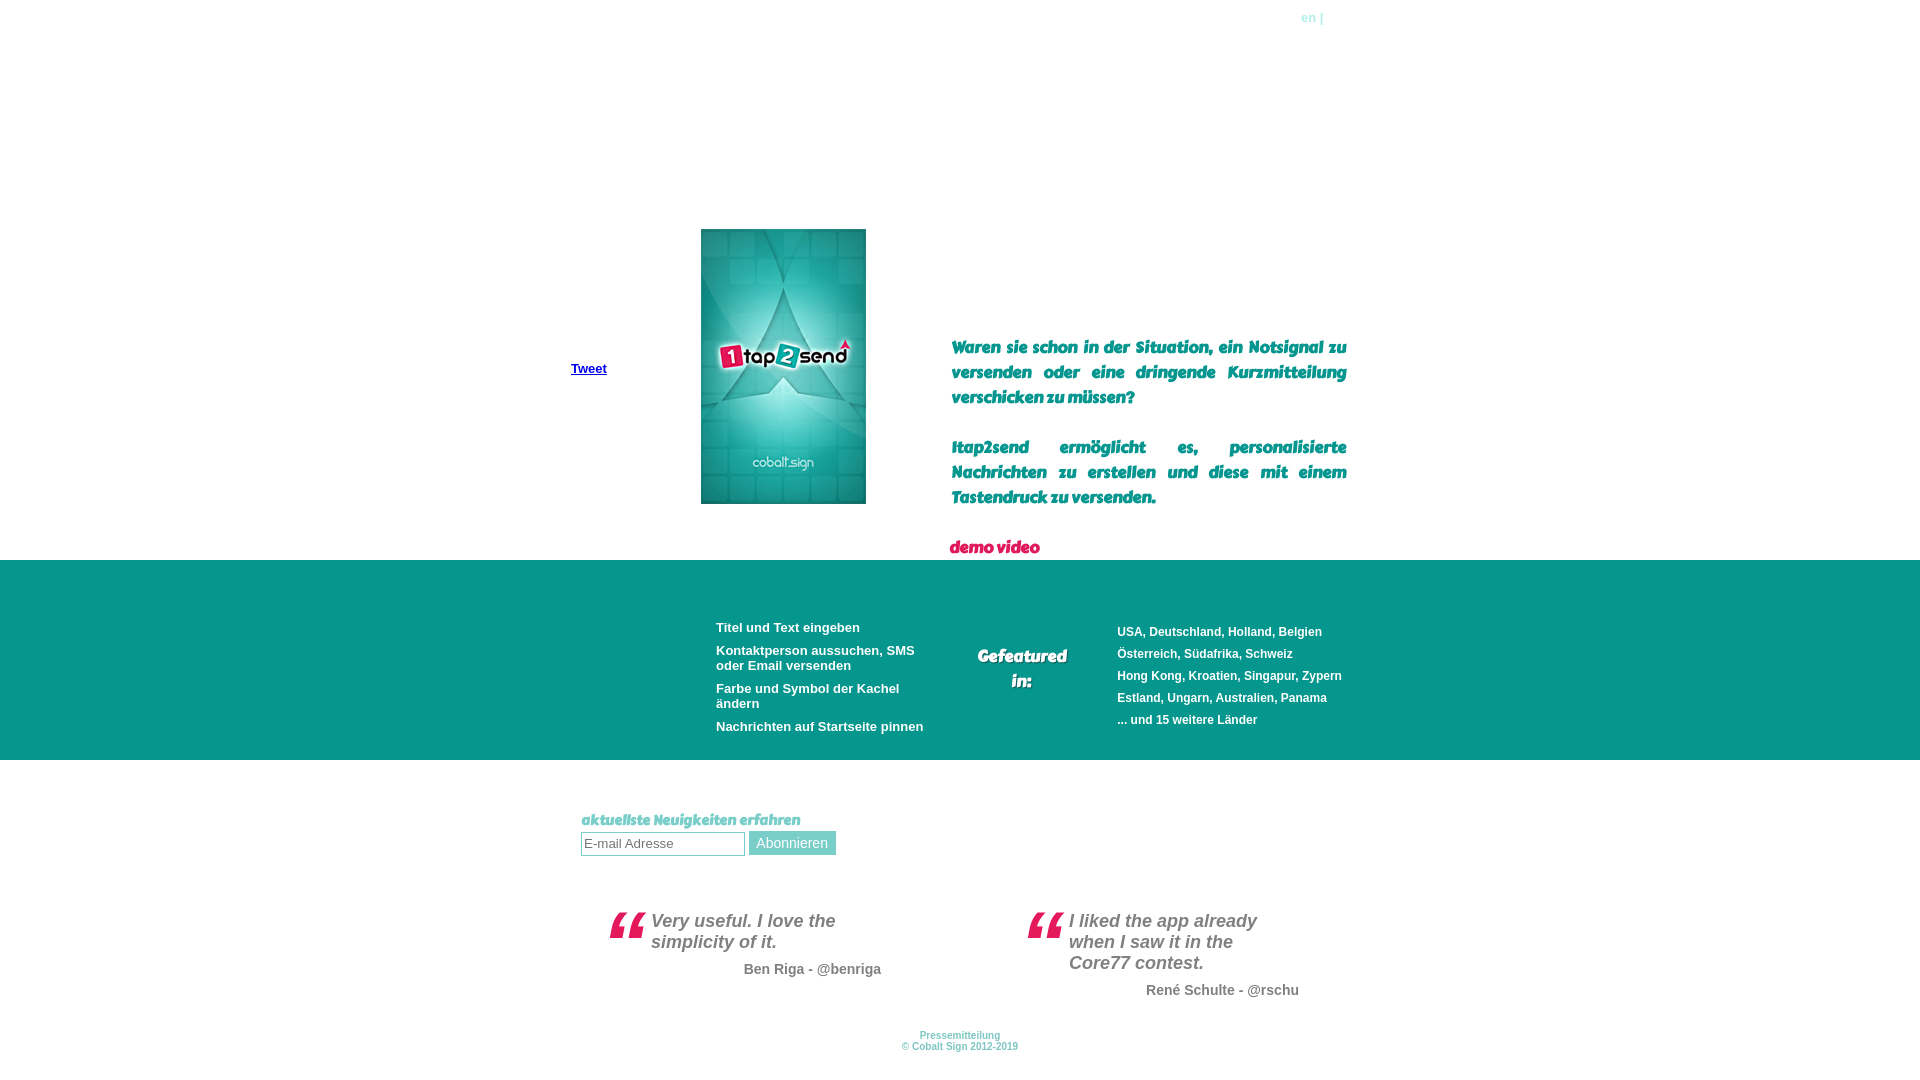 This screenshot has height=1080, width=1920. I want to click on 'de', so click(1326, 17).